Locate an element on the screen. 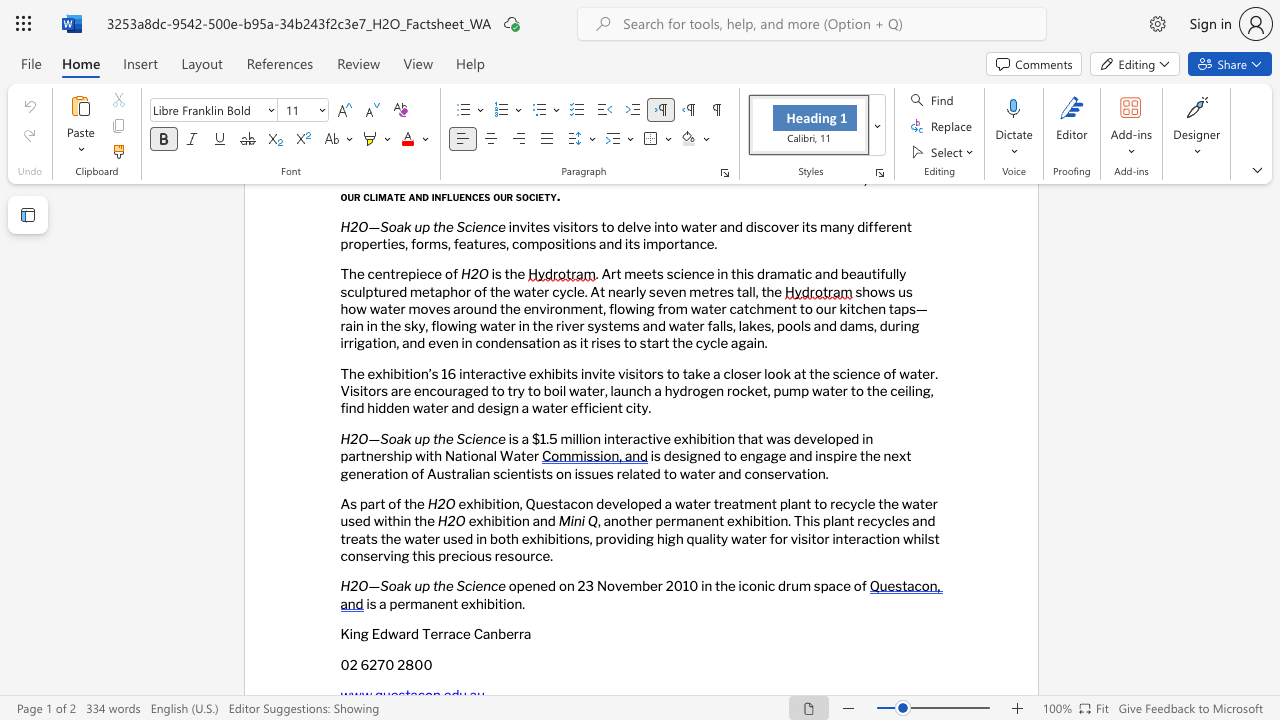 The width and height of the screenshot is (1280, 720). the subset text "ycles and treats the water used in both exhibitions, providing high quality water for visitor interaction whilst conserving thi" within the text ", another permanent exhibition. This plant recycles and treats the water used in both exhibitions, providing high quality water for visitor interaction whilst conserving this precious resource." is located at coordinates (877, 520).